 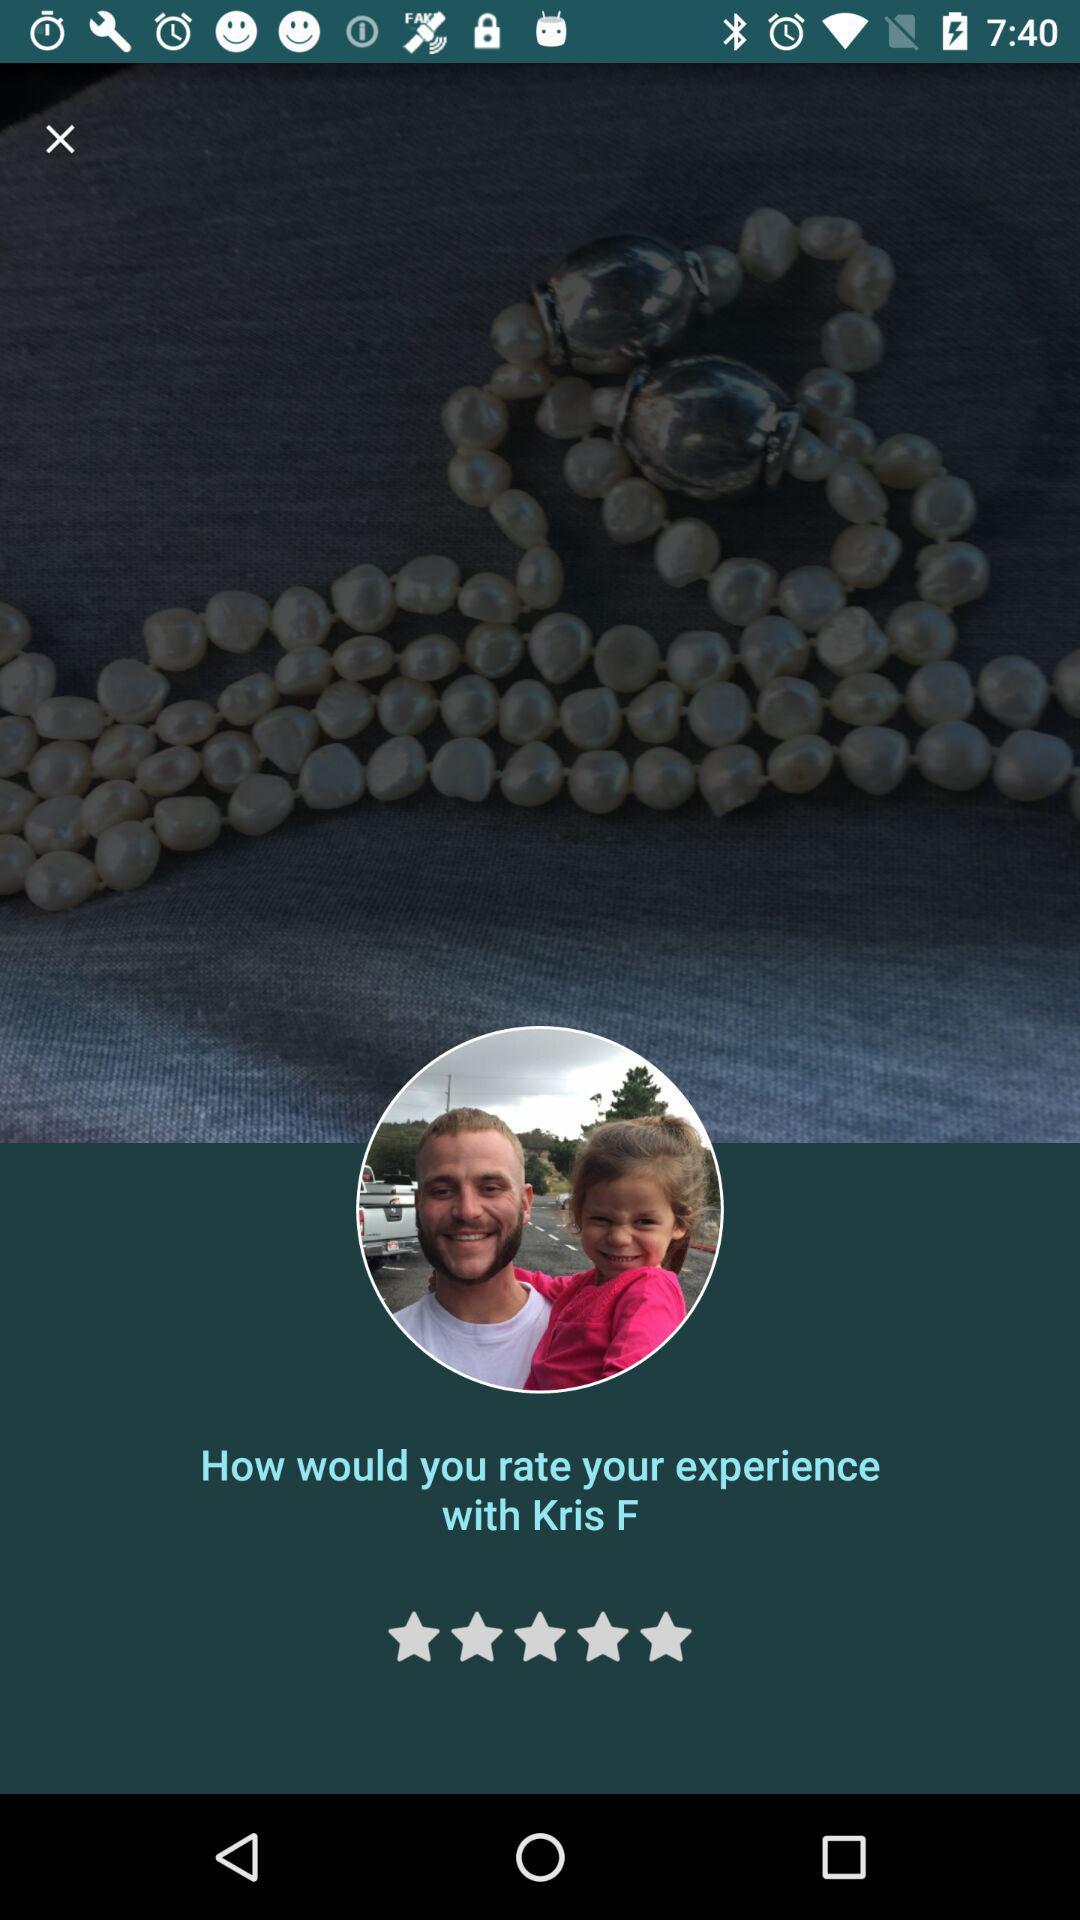 What do you see at coordinates (666, 1636) in the screenshot?
I see `give five stars` at bounding box center [666, 1636].